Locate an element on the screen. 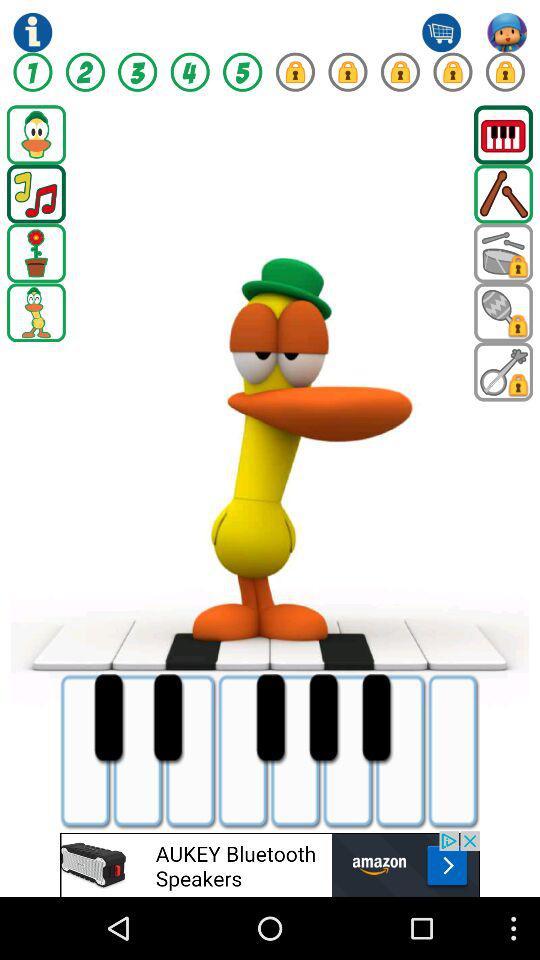  information option is located at coordinates (31, 31).